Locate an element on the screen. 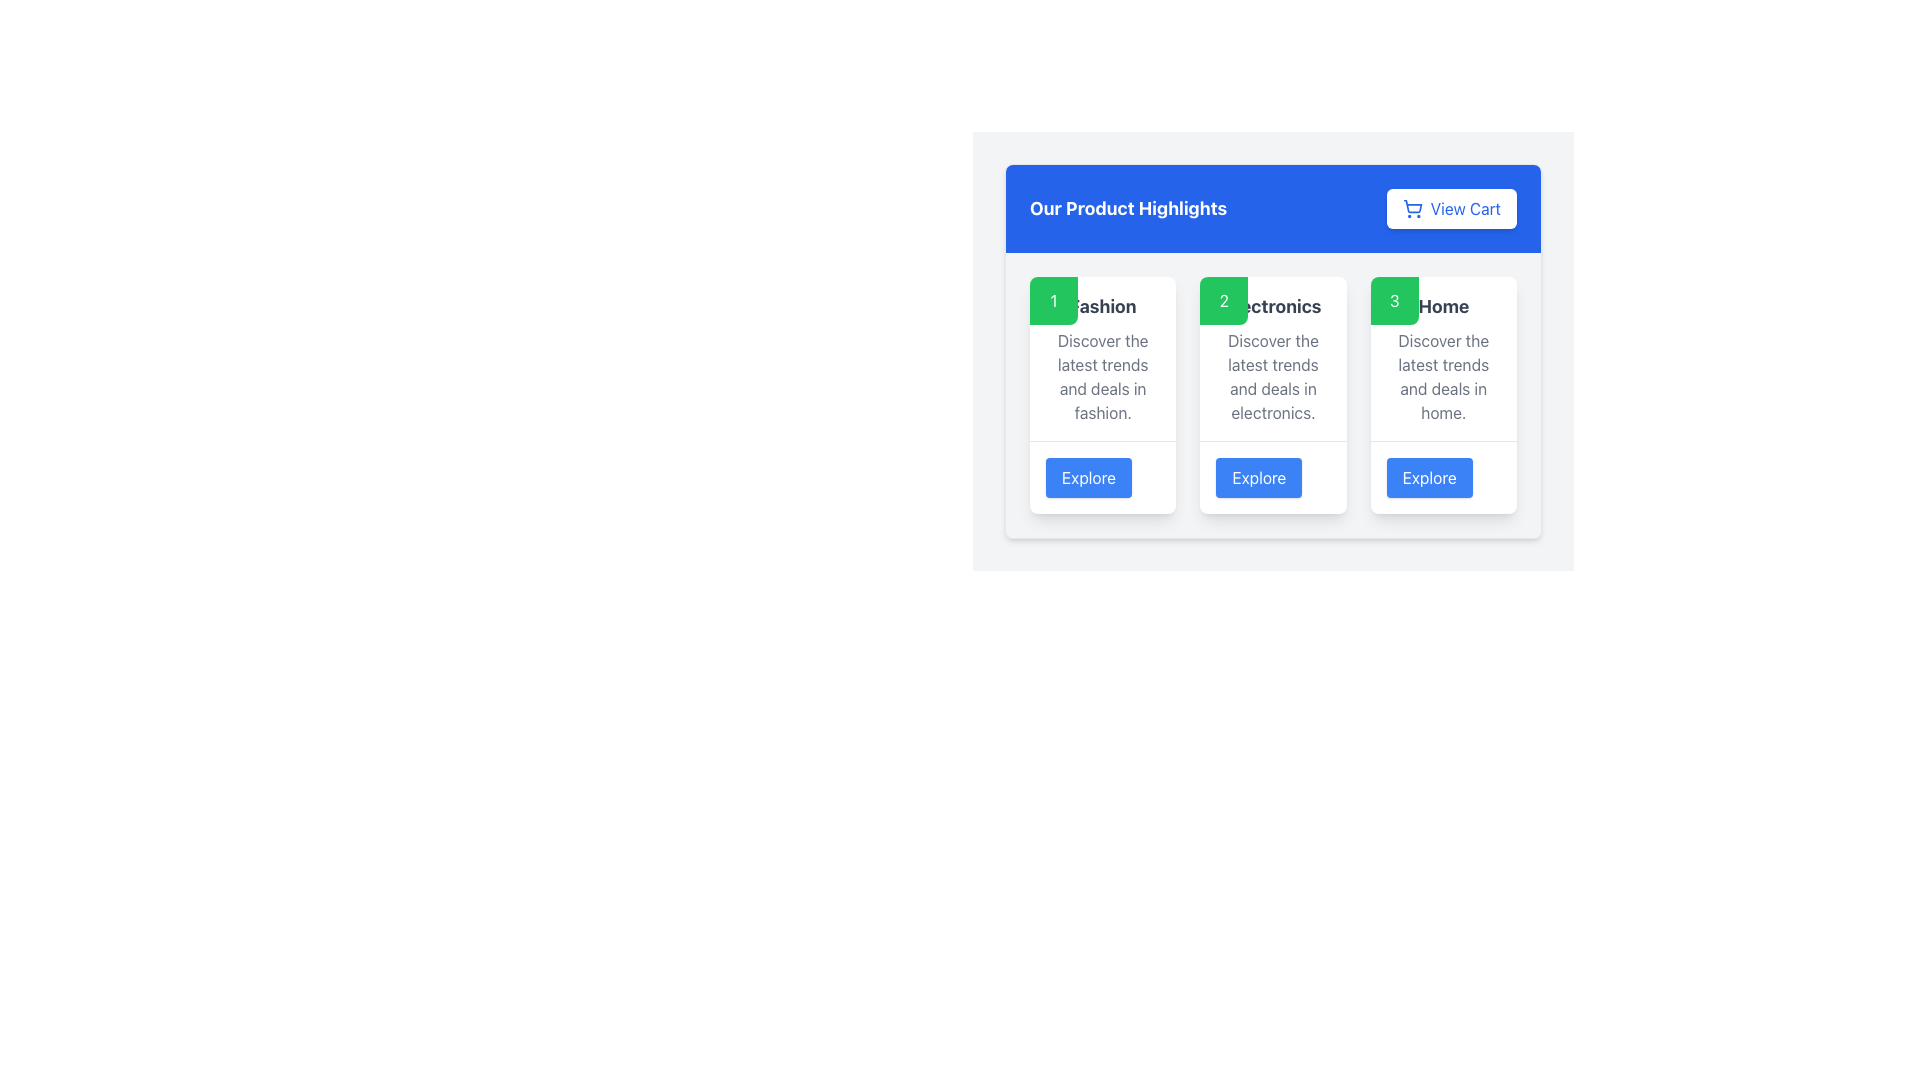 The height and width of the screenshot is (1080, 1920). the button located in the lower section of the '3 Home' card is located at coordinates (1428, 478).